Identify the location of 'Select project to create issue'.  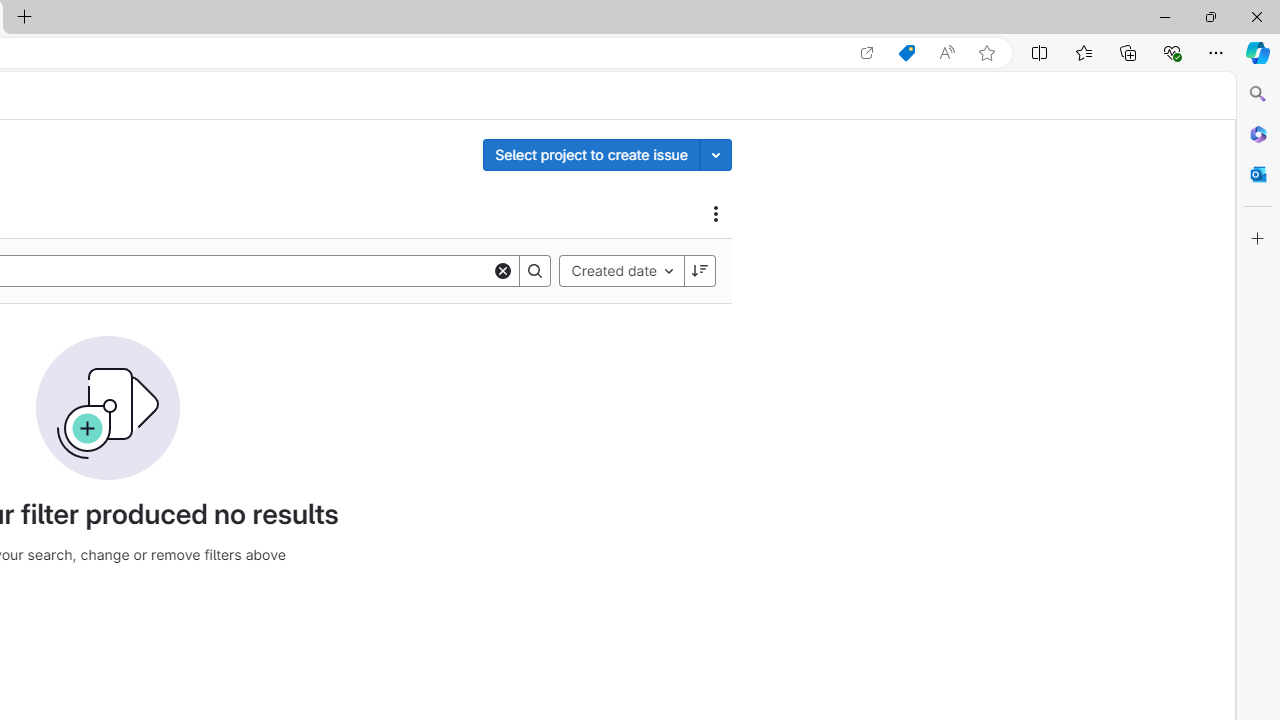
(590, 153).